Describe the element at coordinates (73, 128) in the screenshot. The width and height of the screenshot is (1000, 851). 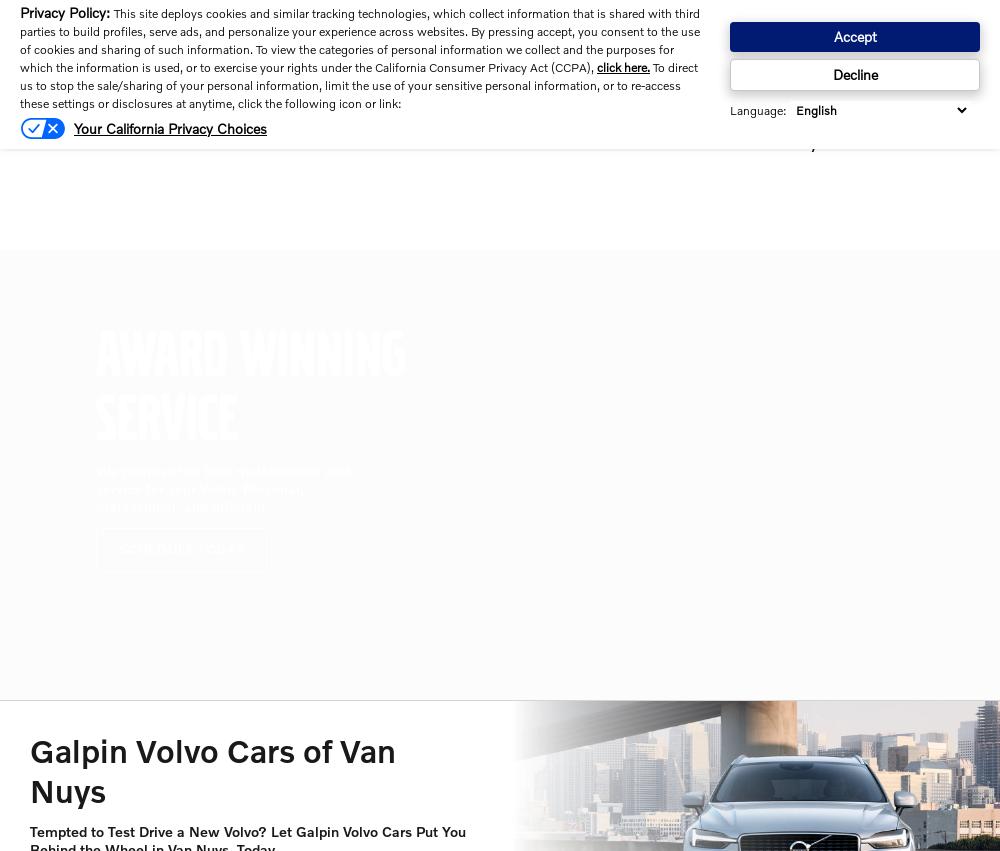
I see `'Your California Privacy Choices'` at that location.